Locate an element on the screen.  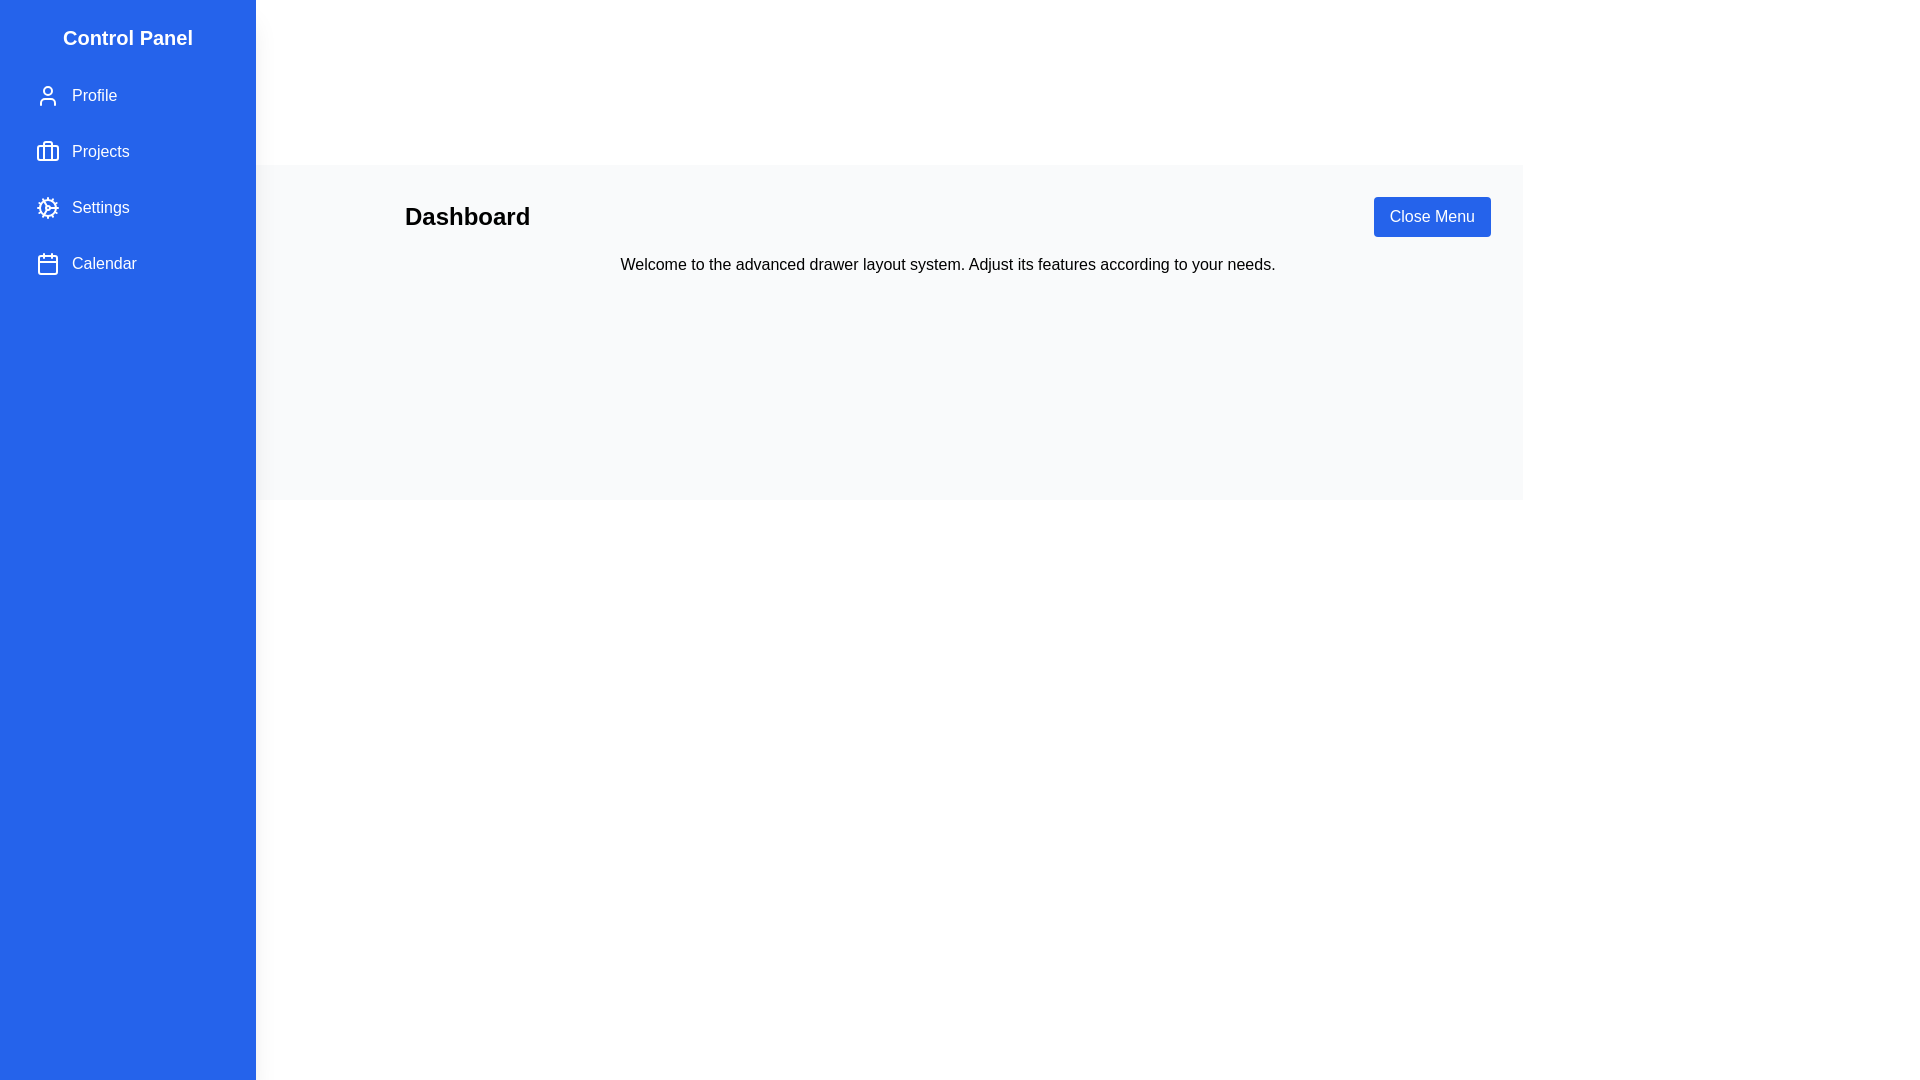
the 'Calendar' text label in the left-hand sidebar navigation menu to observe any visual changes is located at coordinates (103, 262).